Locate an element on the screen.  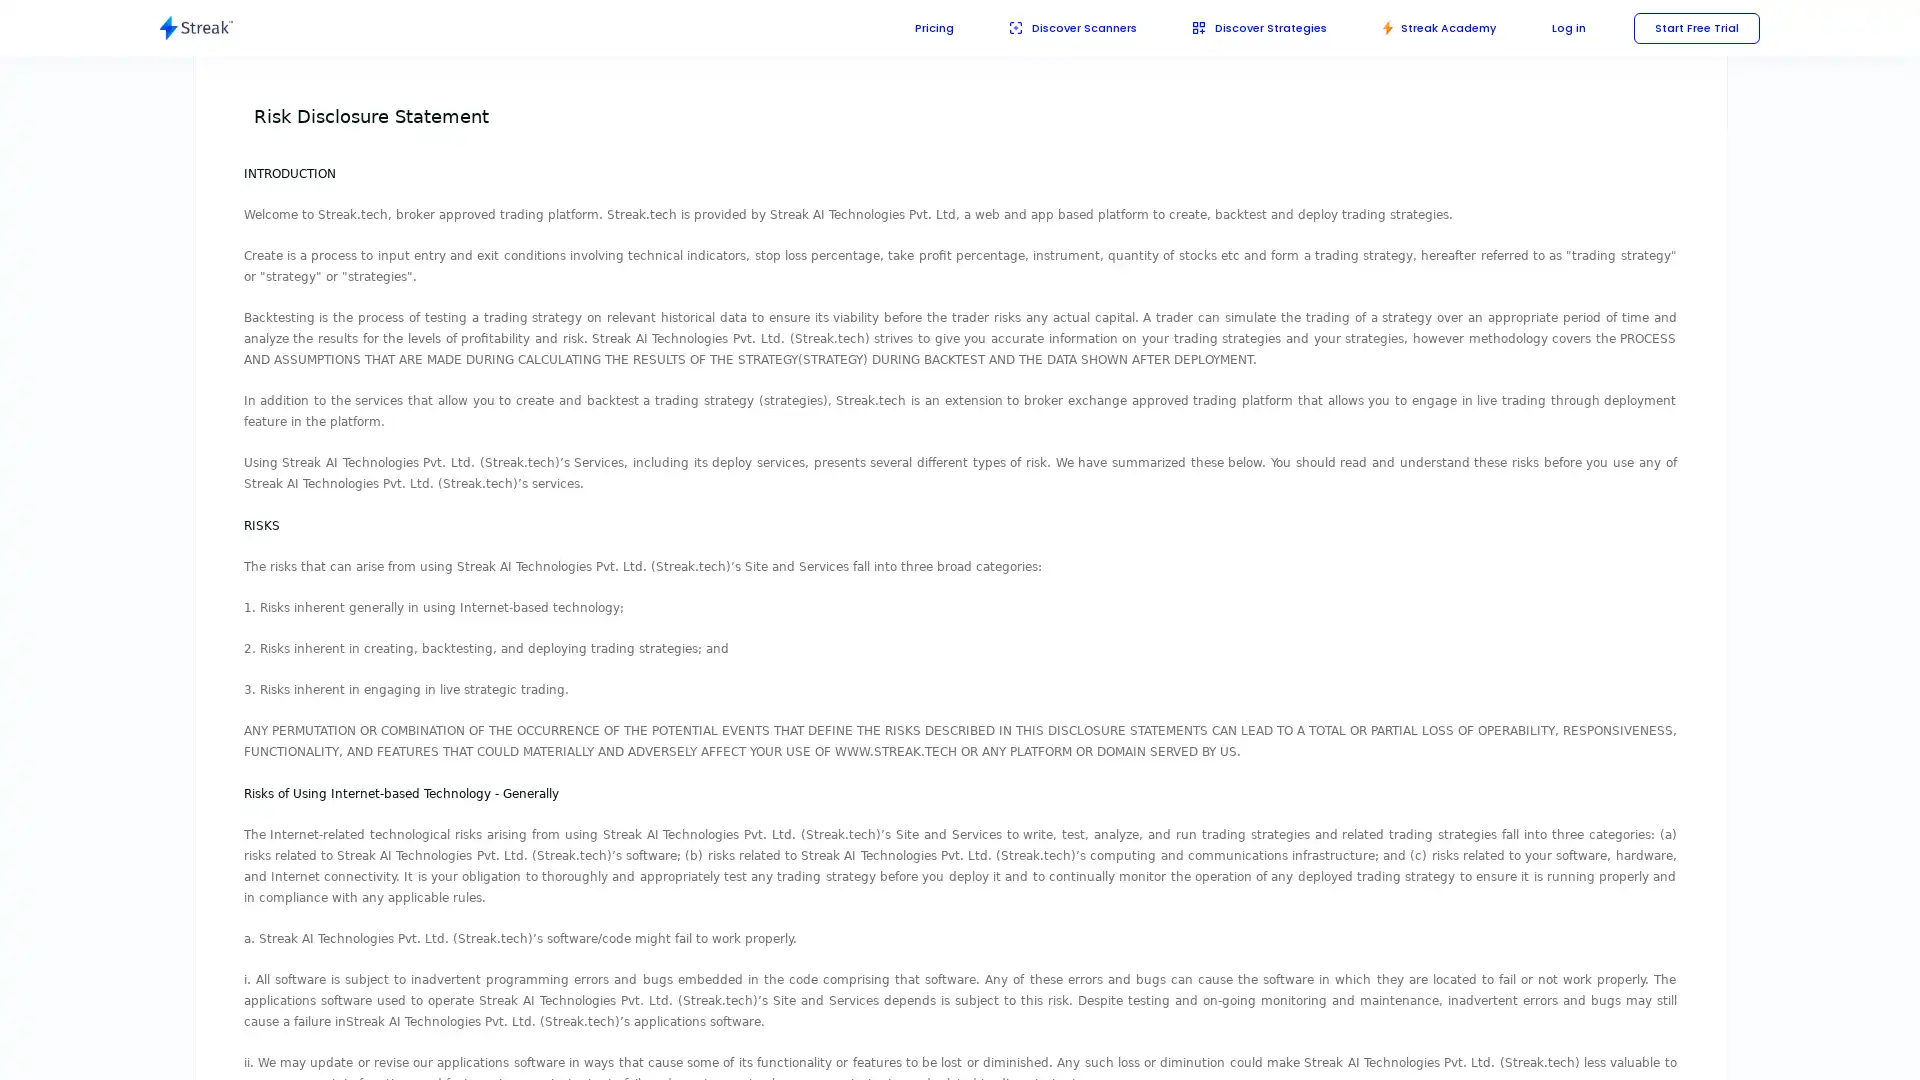
Discover Strategies is located at coordinates (1242, 27).